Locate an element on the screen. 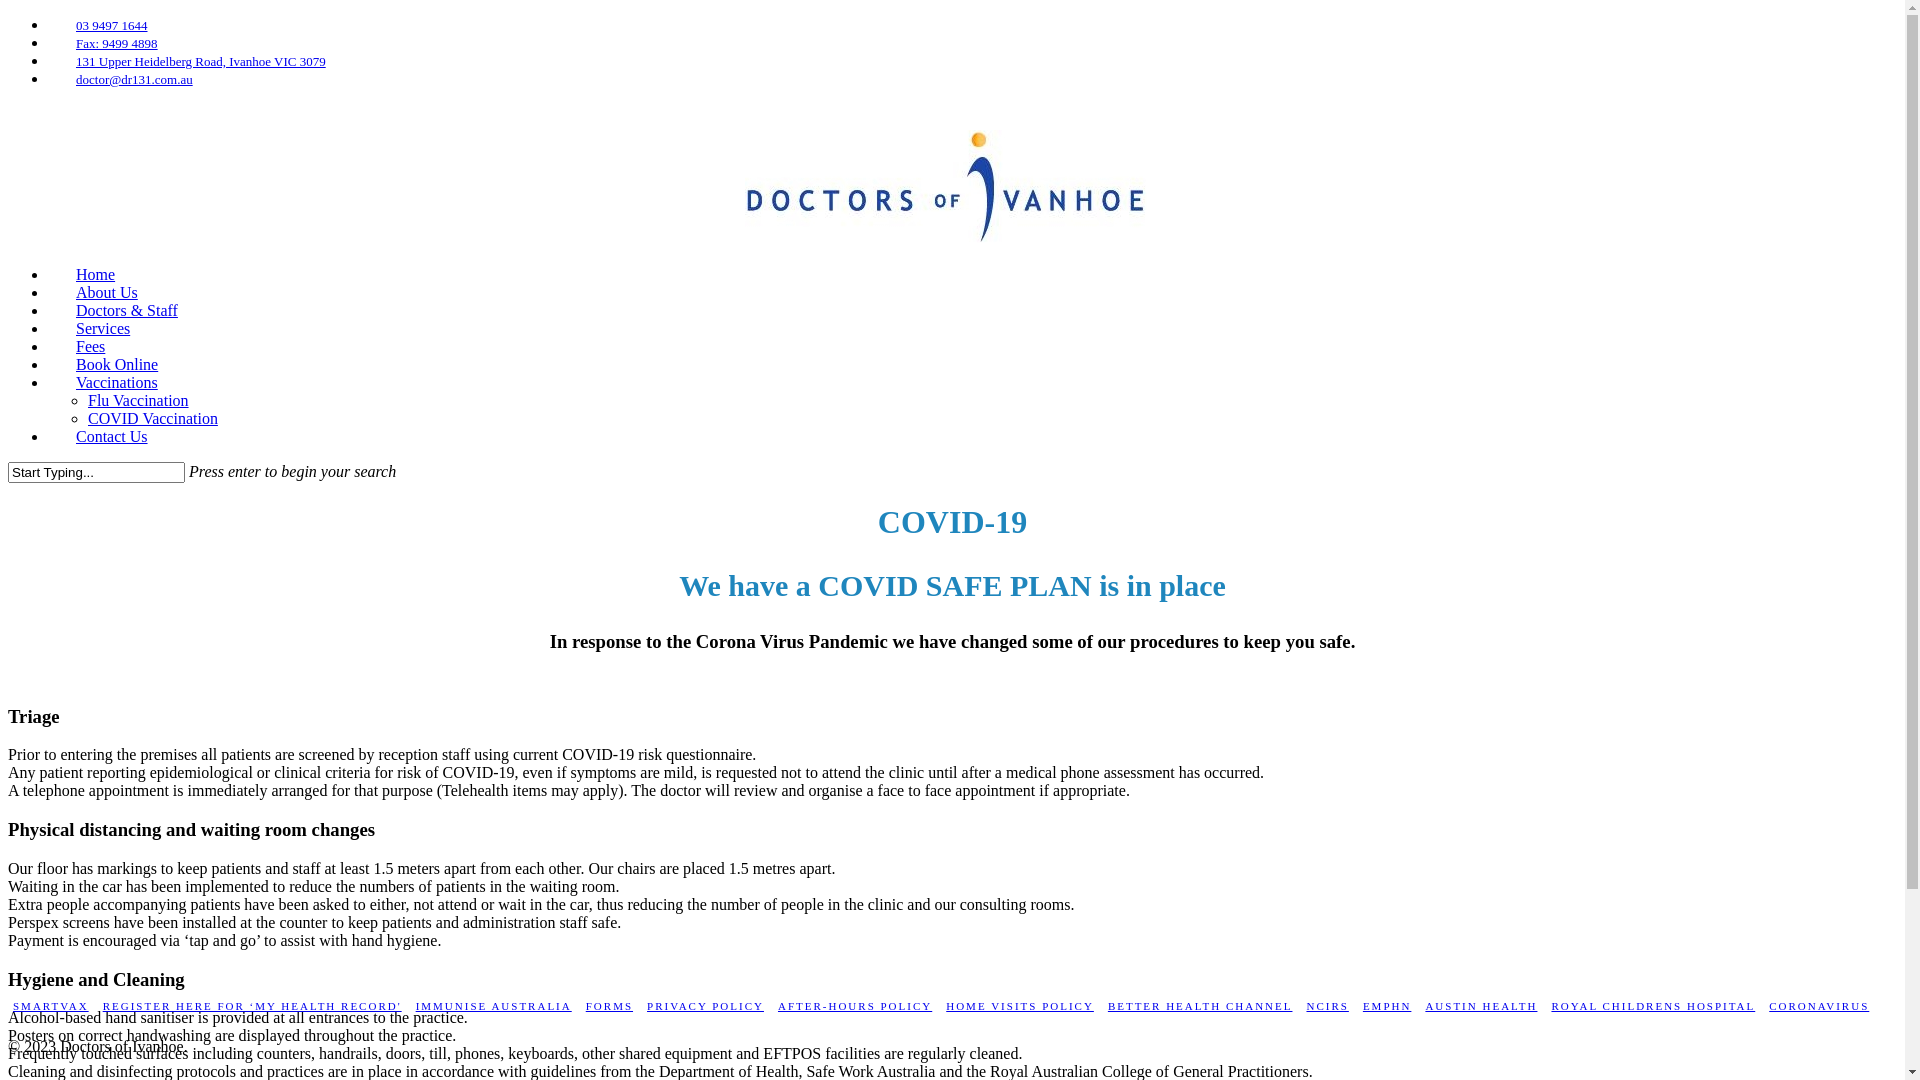  'About Us' is located at coordinates (105, 292).